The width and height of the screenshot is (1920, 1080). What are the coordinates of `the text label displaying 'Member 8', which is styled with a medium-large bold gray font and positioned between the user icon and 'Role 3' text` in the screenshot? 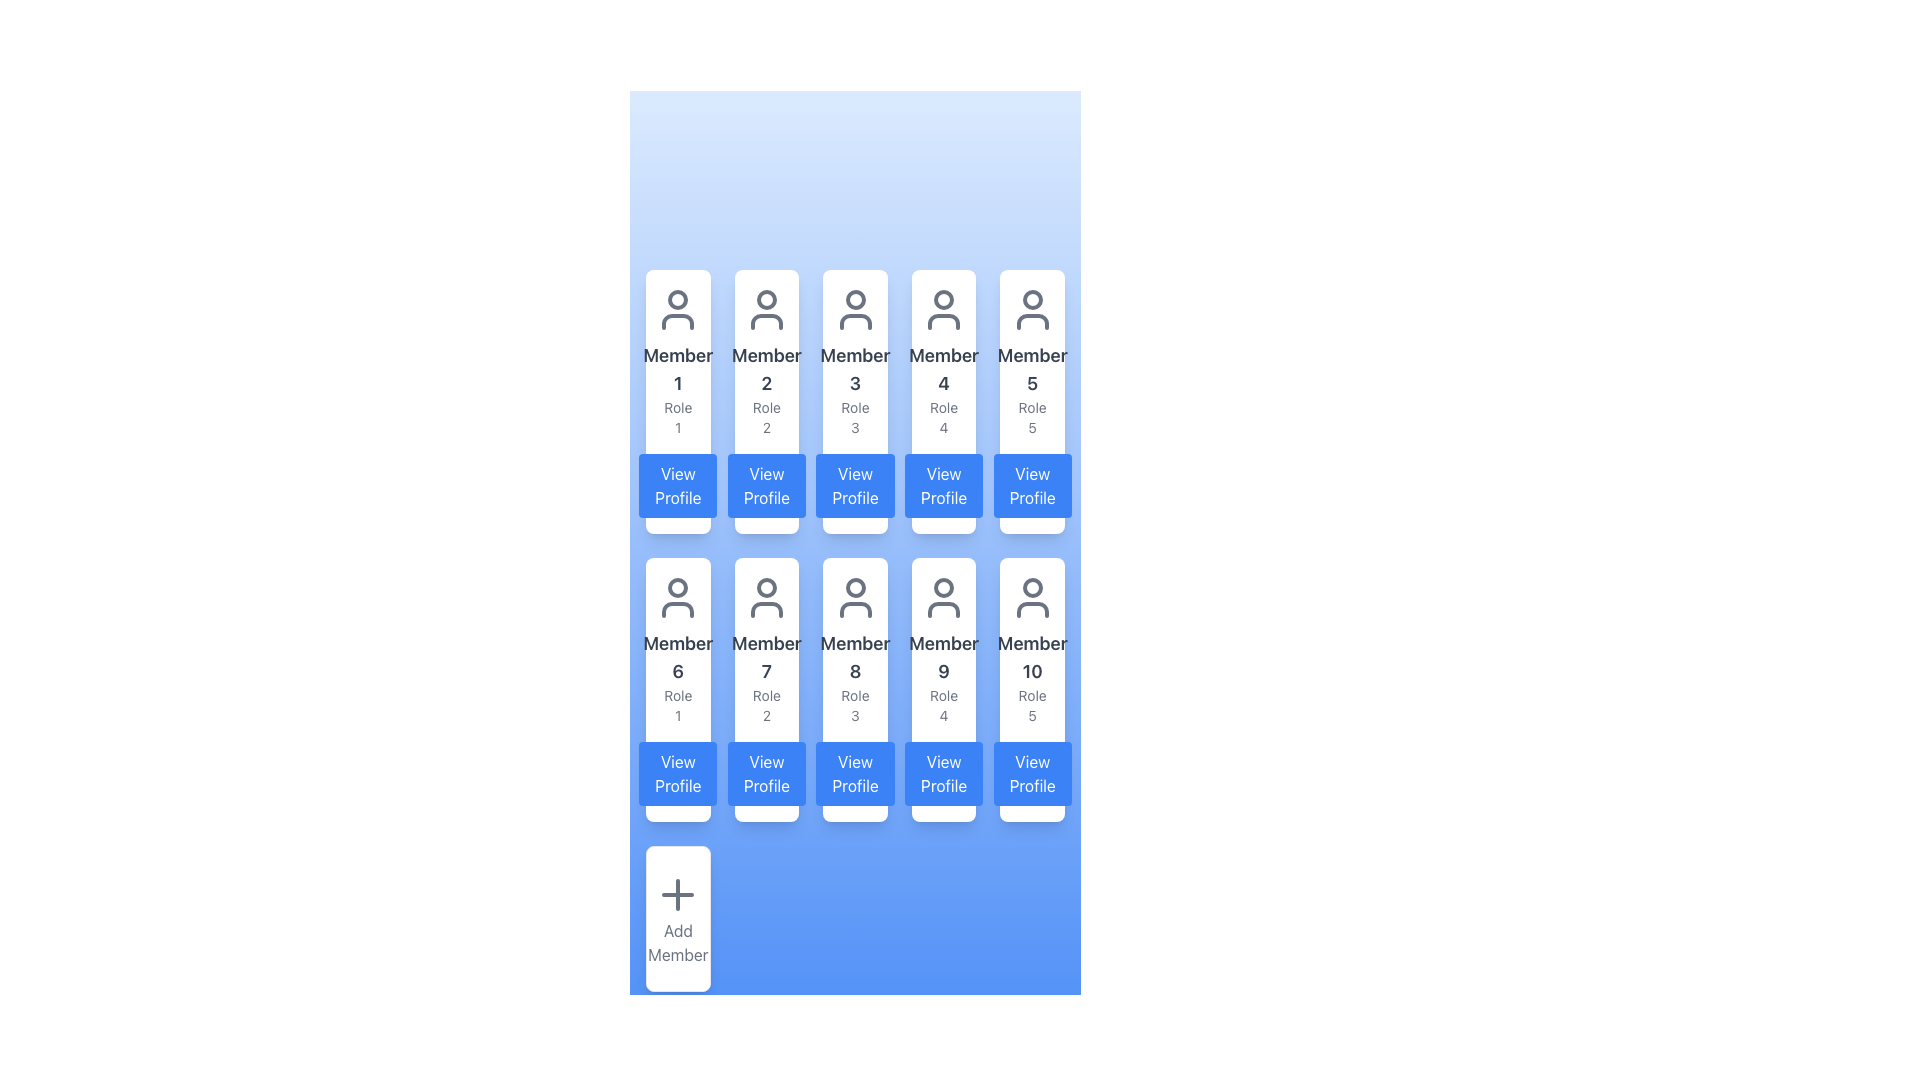 It's located at (855, 658).